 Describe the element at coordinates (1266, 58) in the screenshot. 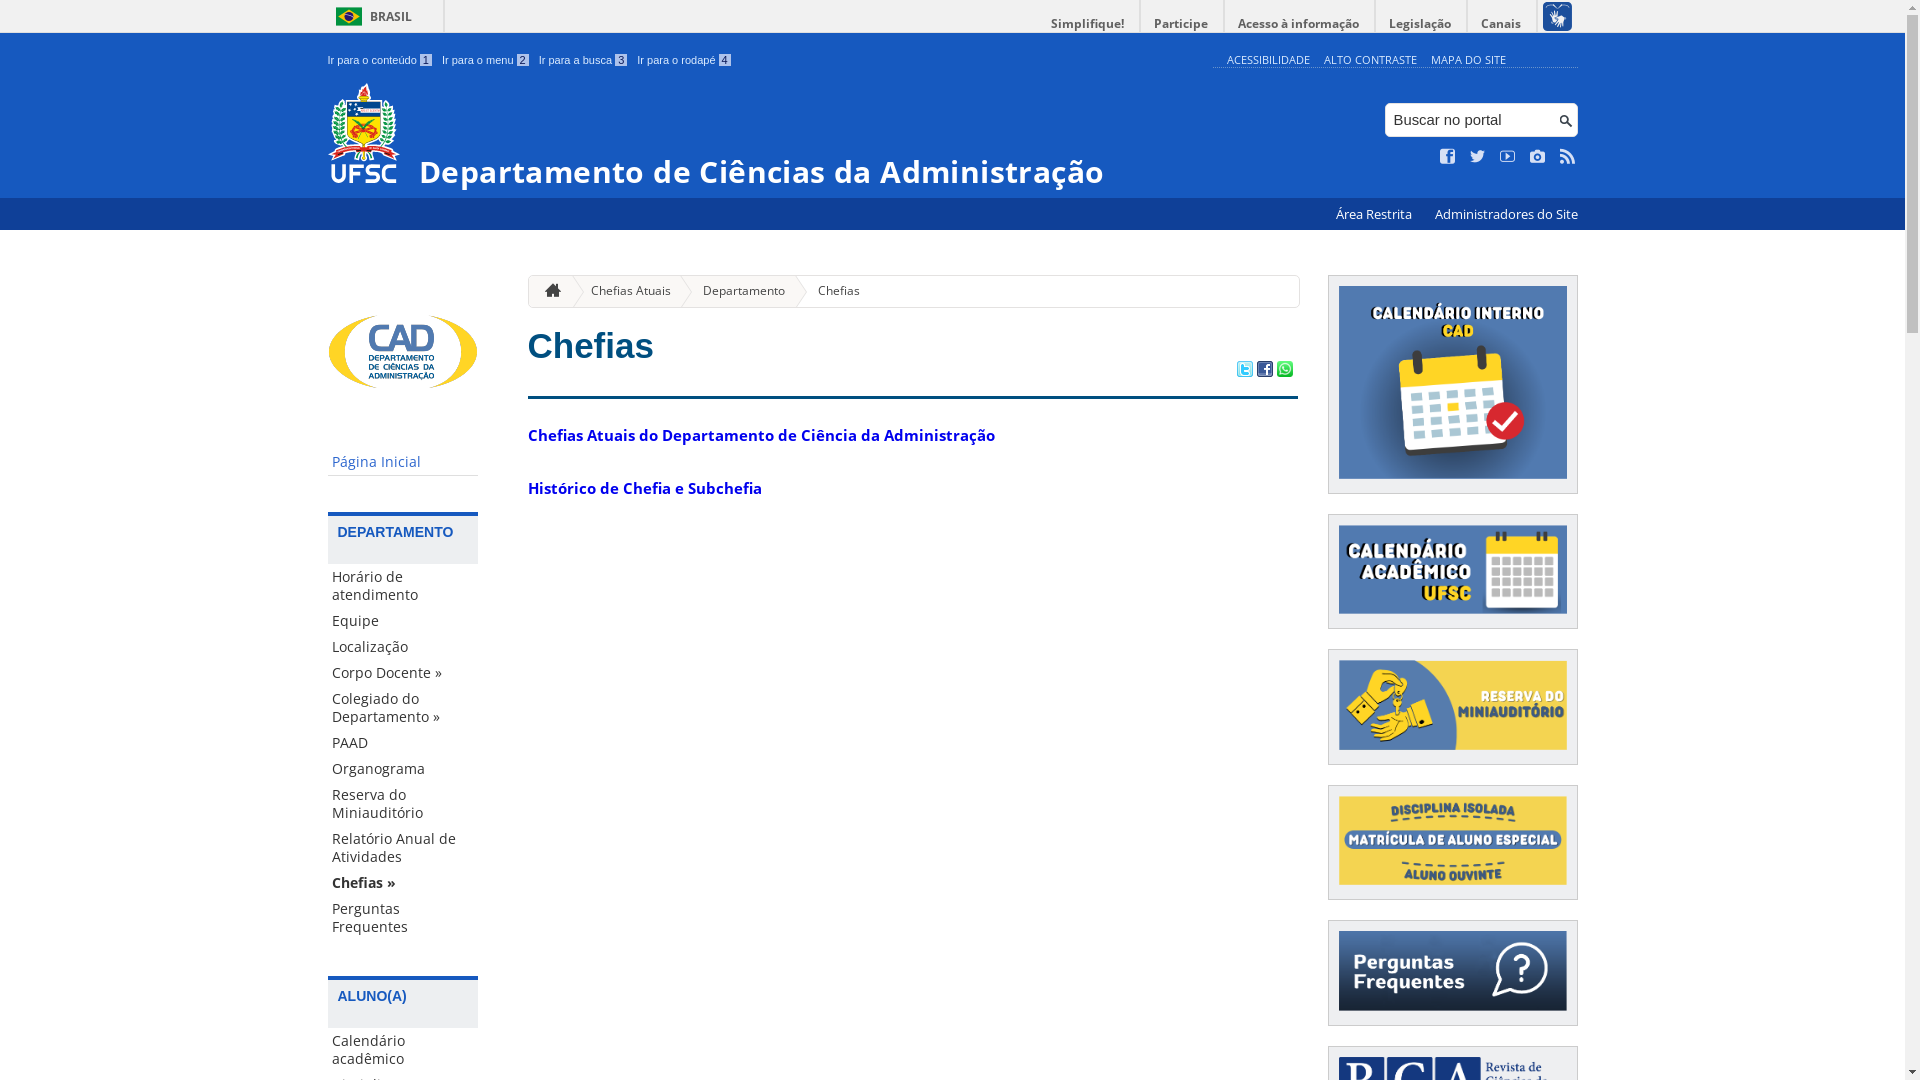

I see `'ACESSIBILIDADE'` at that location.